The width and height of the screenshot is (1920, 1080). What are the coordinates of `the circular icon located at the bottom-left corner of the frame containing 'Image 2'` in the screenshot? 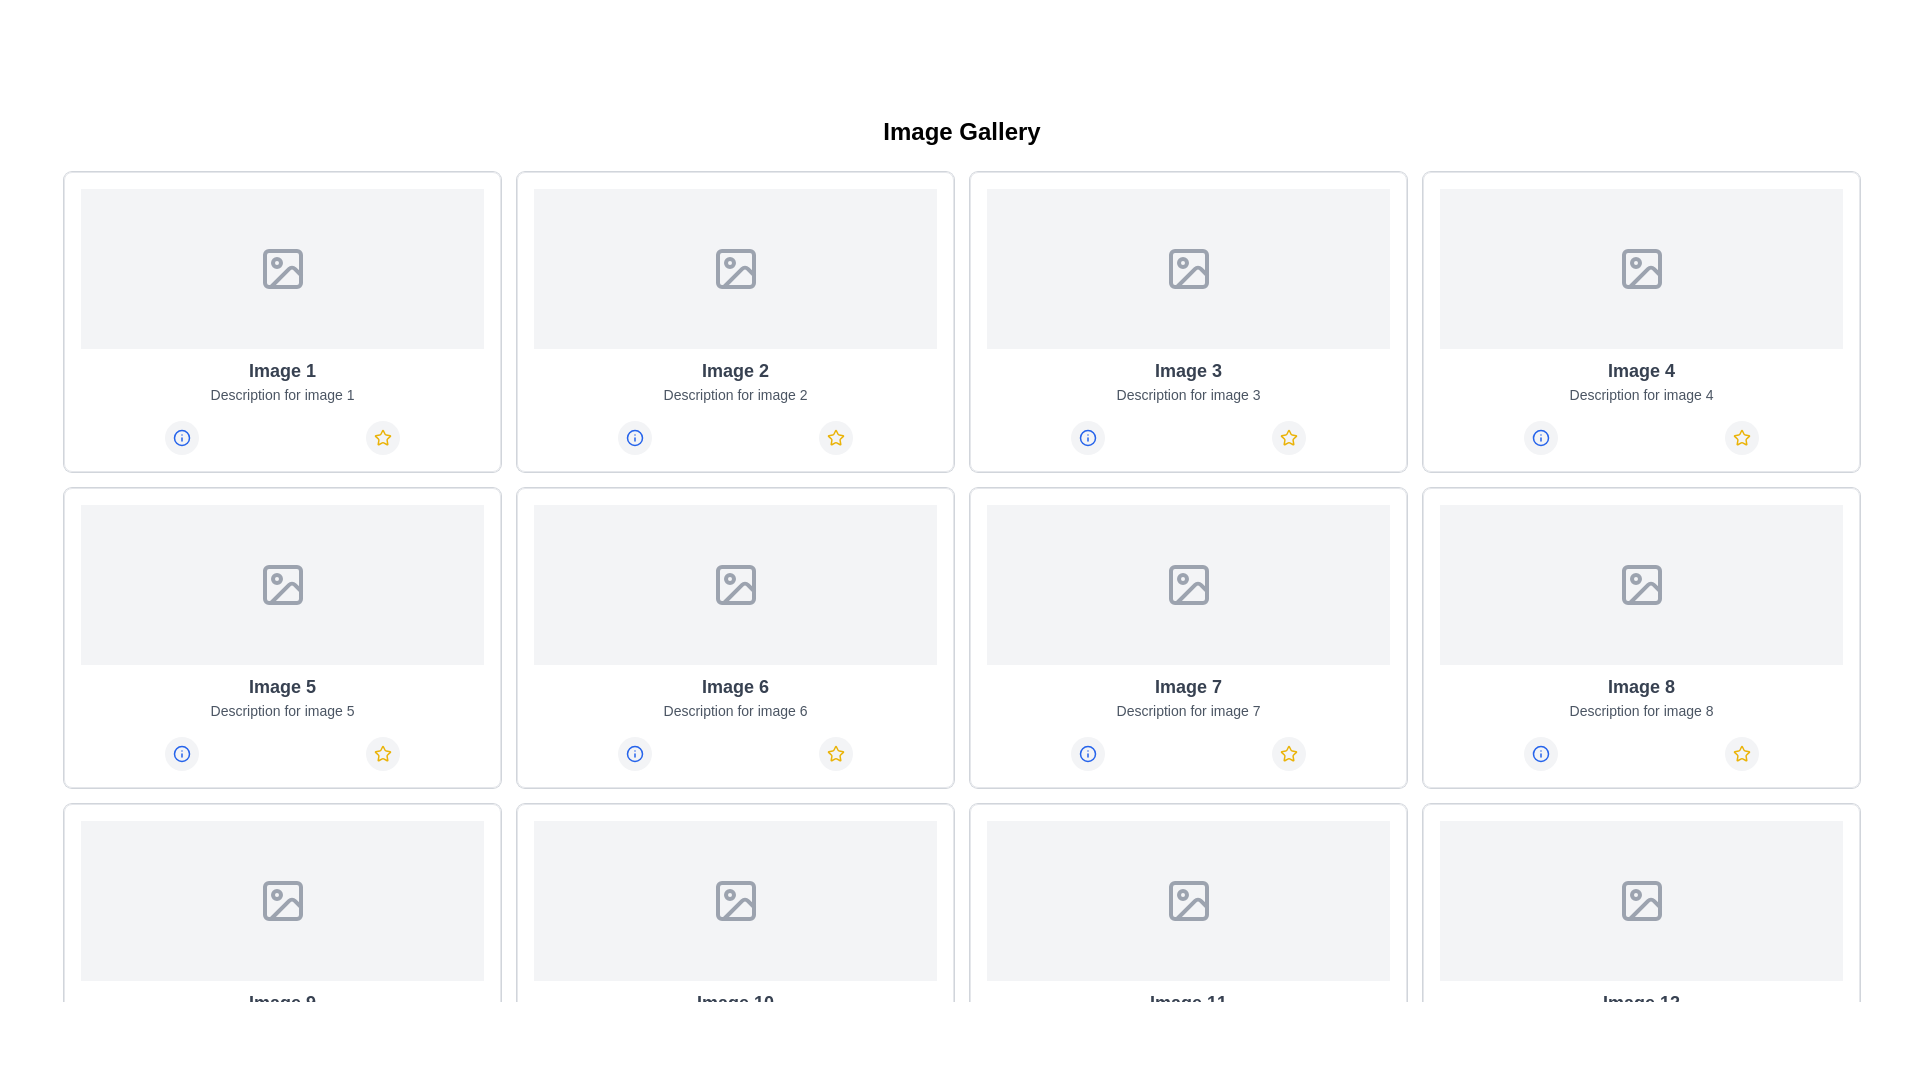 It's located at (633, 437).